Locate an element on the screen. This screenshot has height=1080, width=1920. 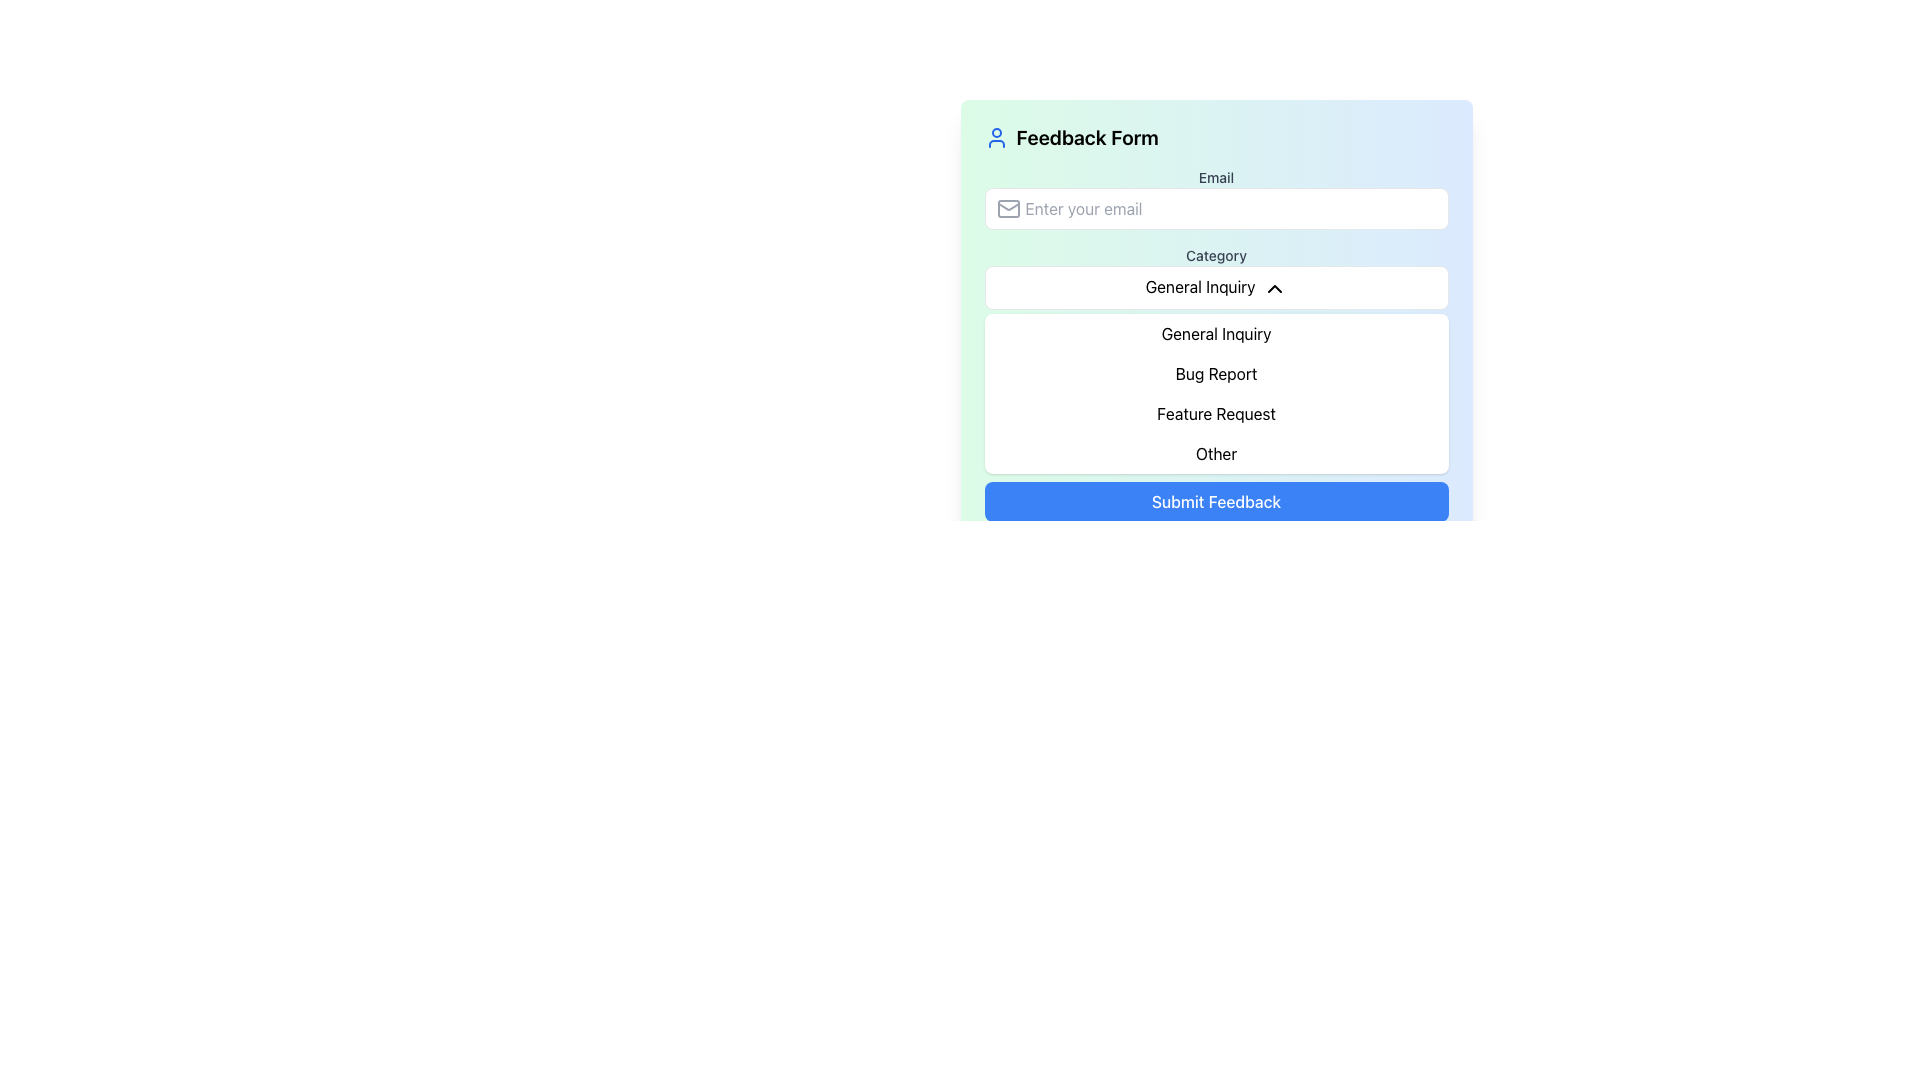
the dropdown menu displaying 'General Inquiry' in the feedback form is located at coordinates (1215, 298).